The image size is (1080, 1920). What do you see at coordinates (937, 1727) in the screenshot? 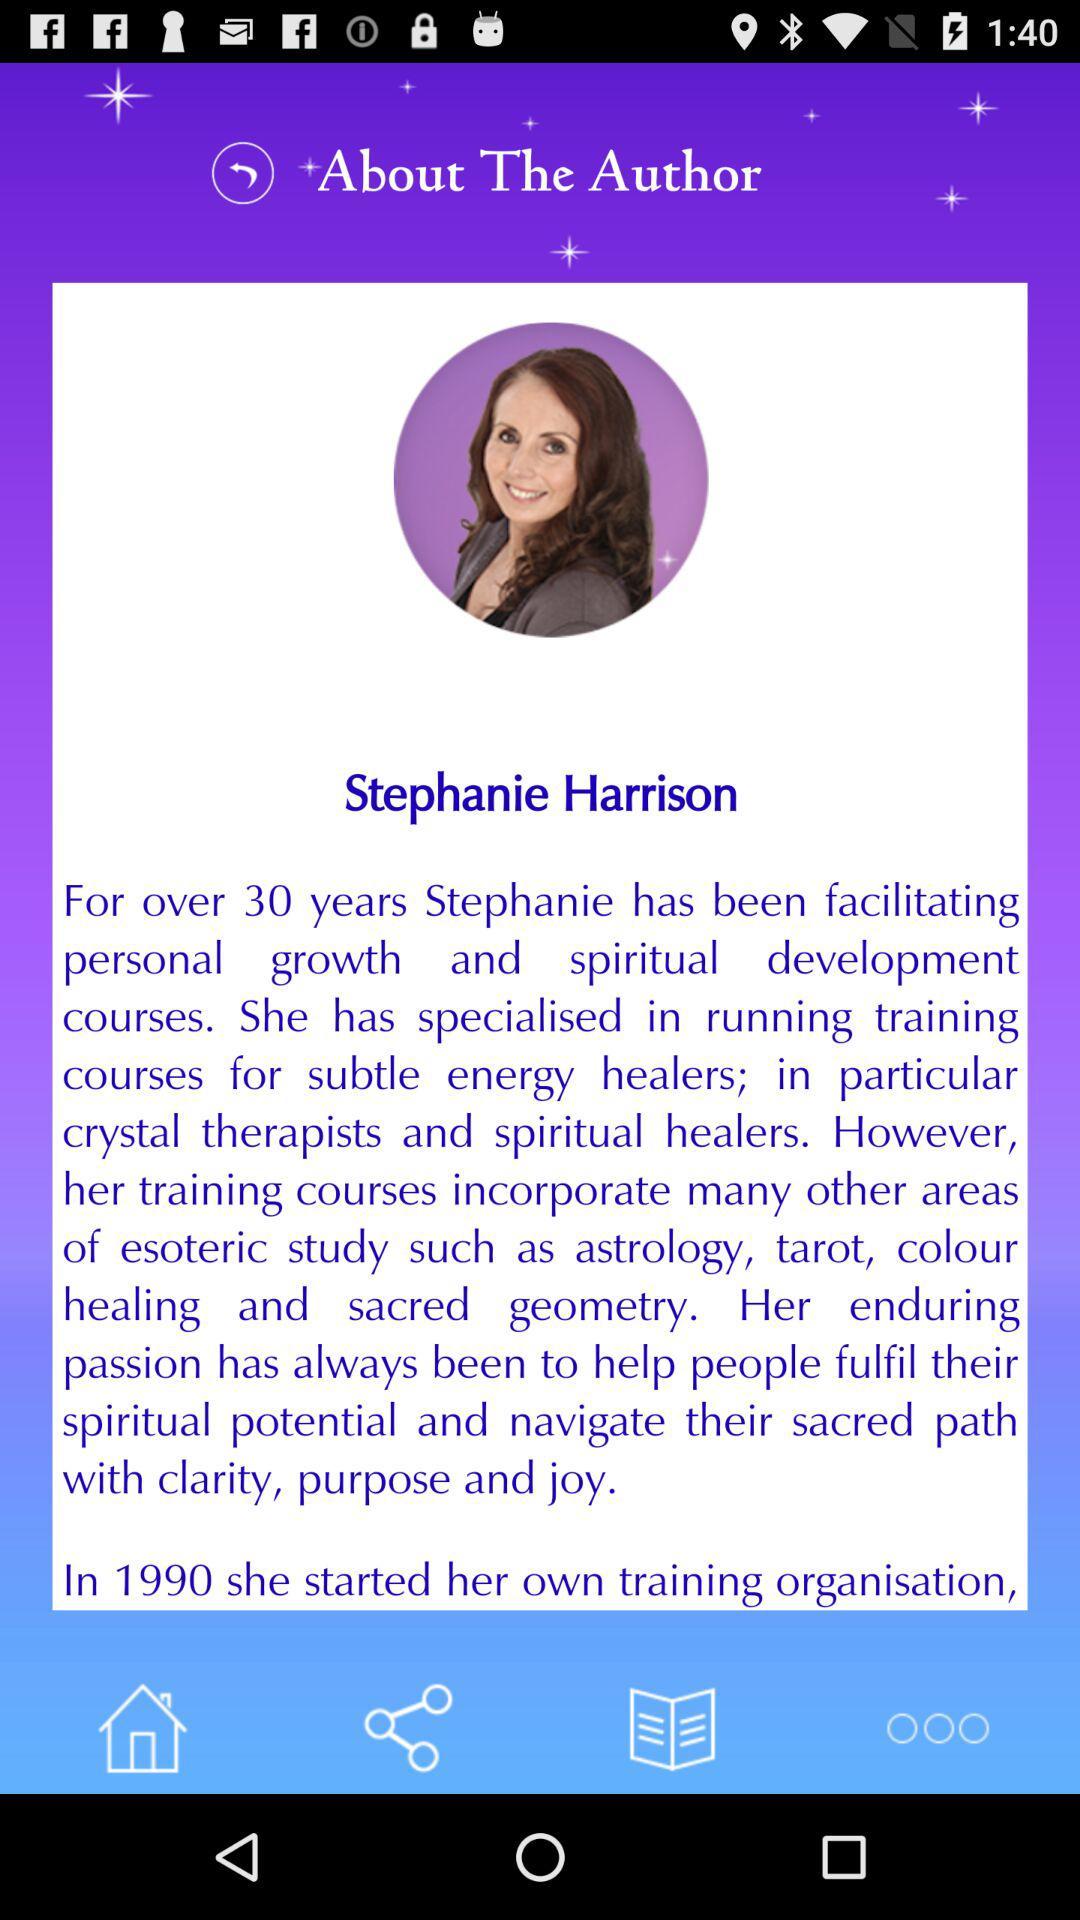
I see `more options` at bounding box center [937, 1727].